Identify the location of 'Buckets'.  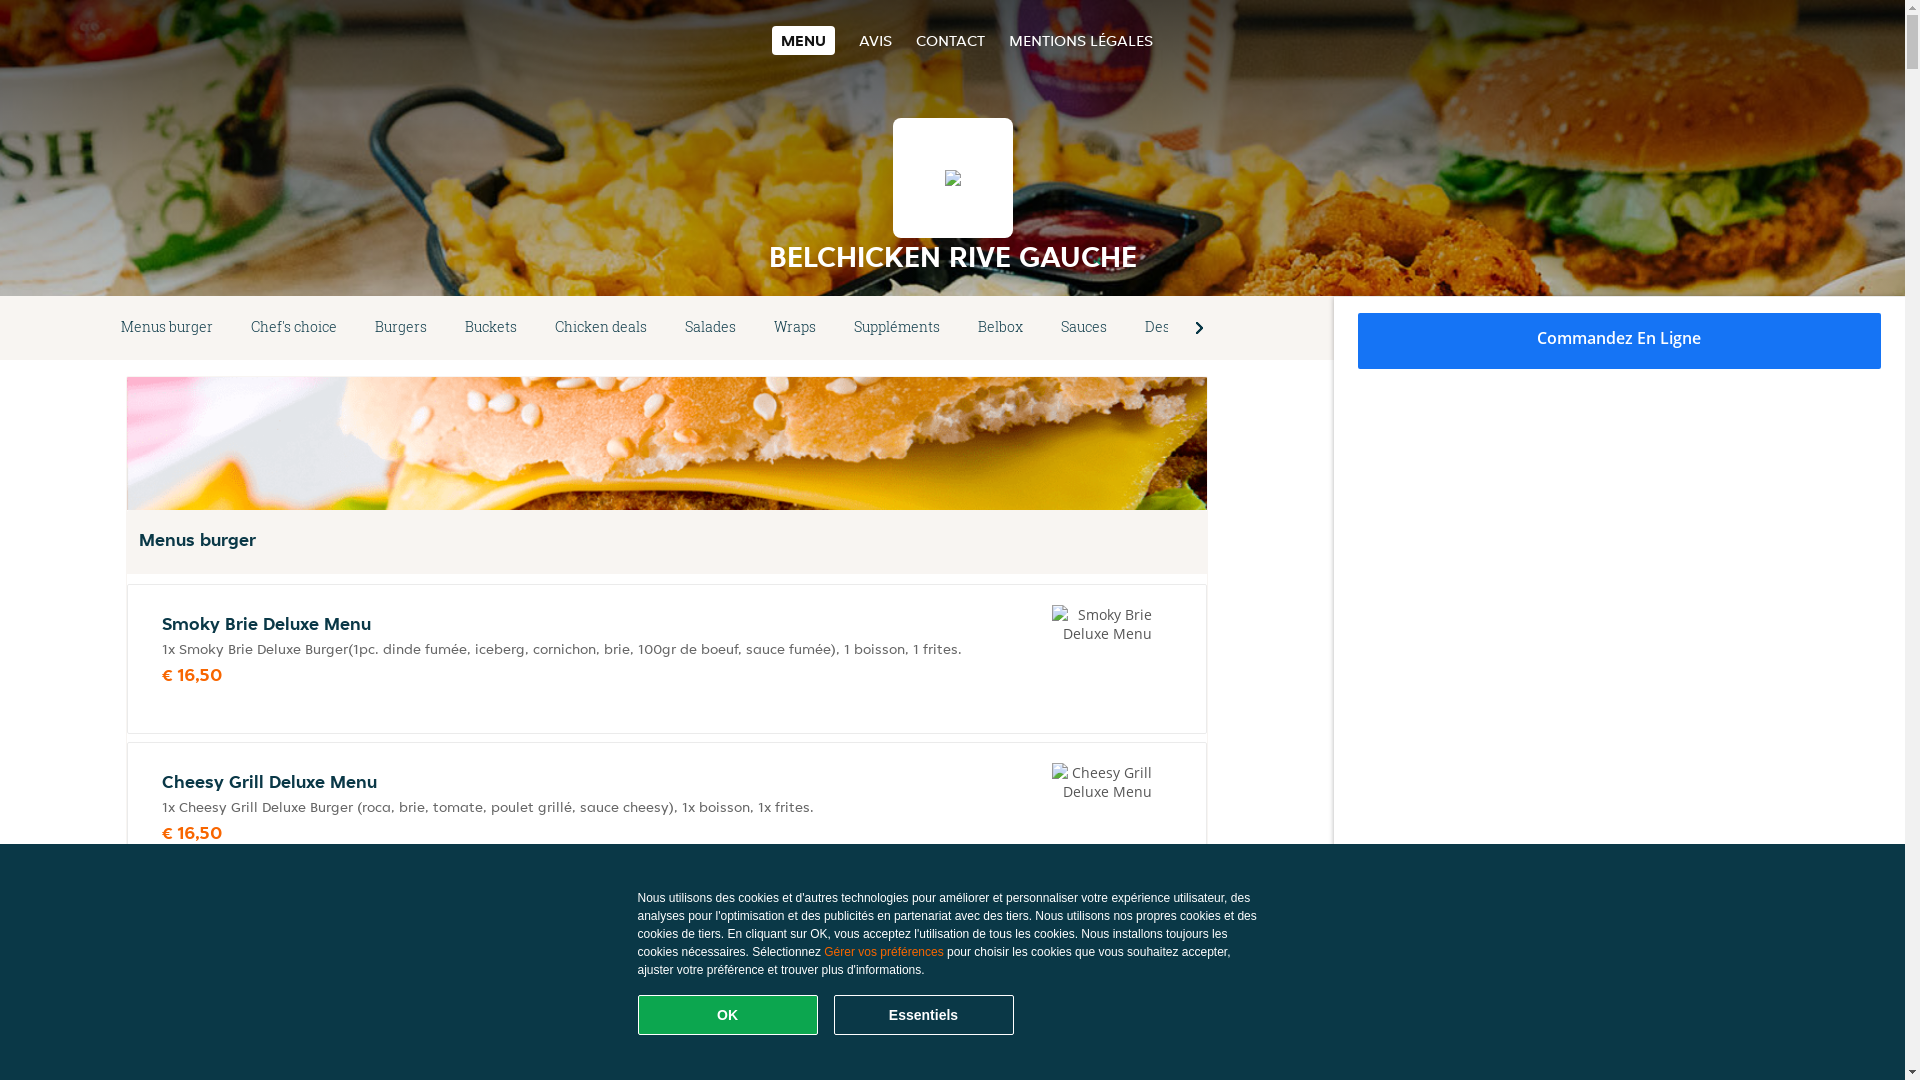
(490, 326).